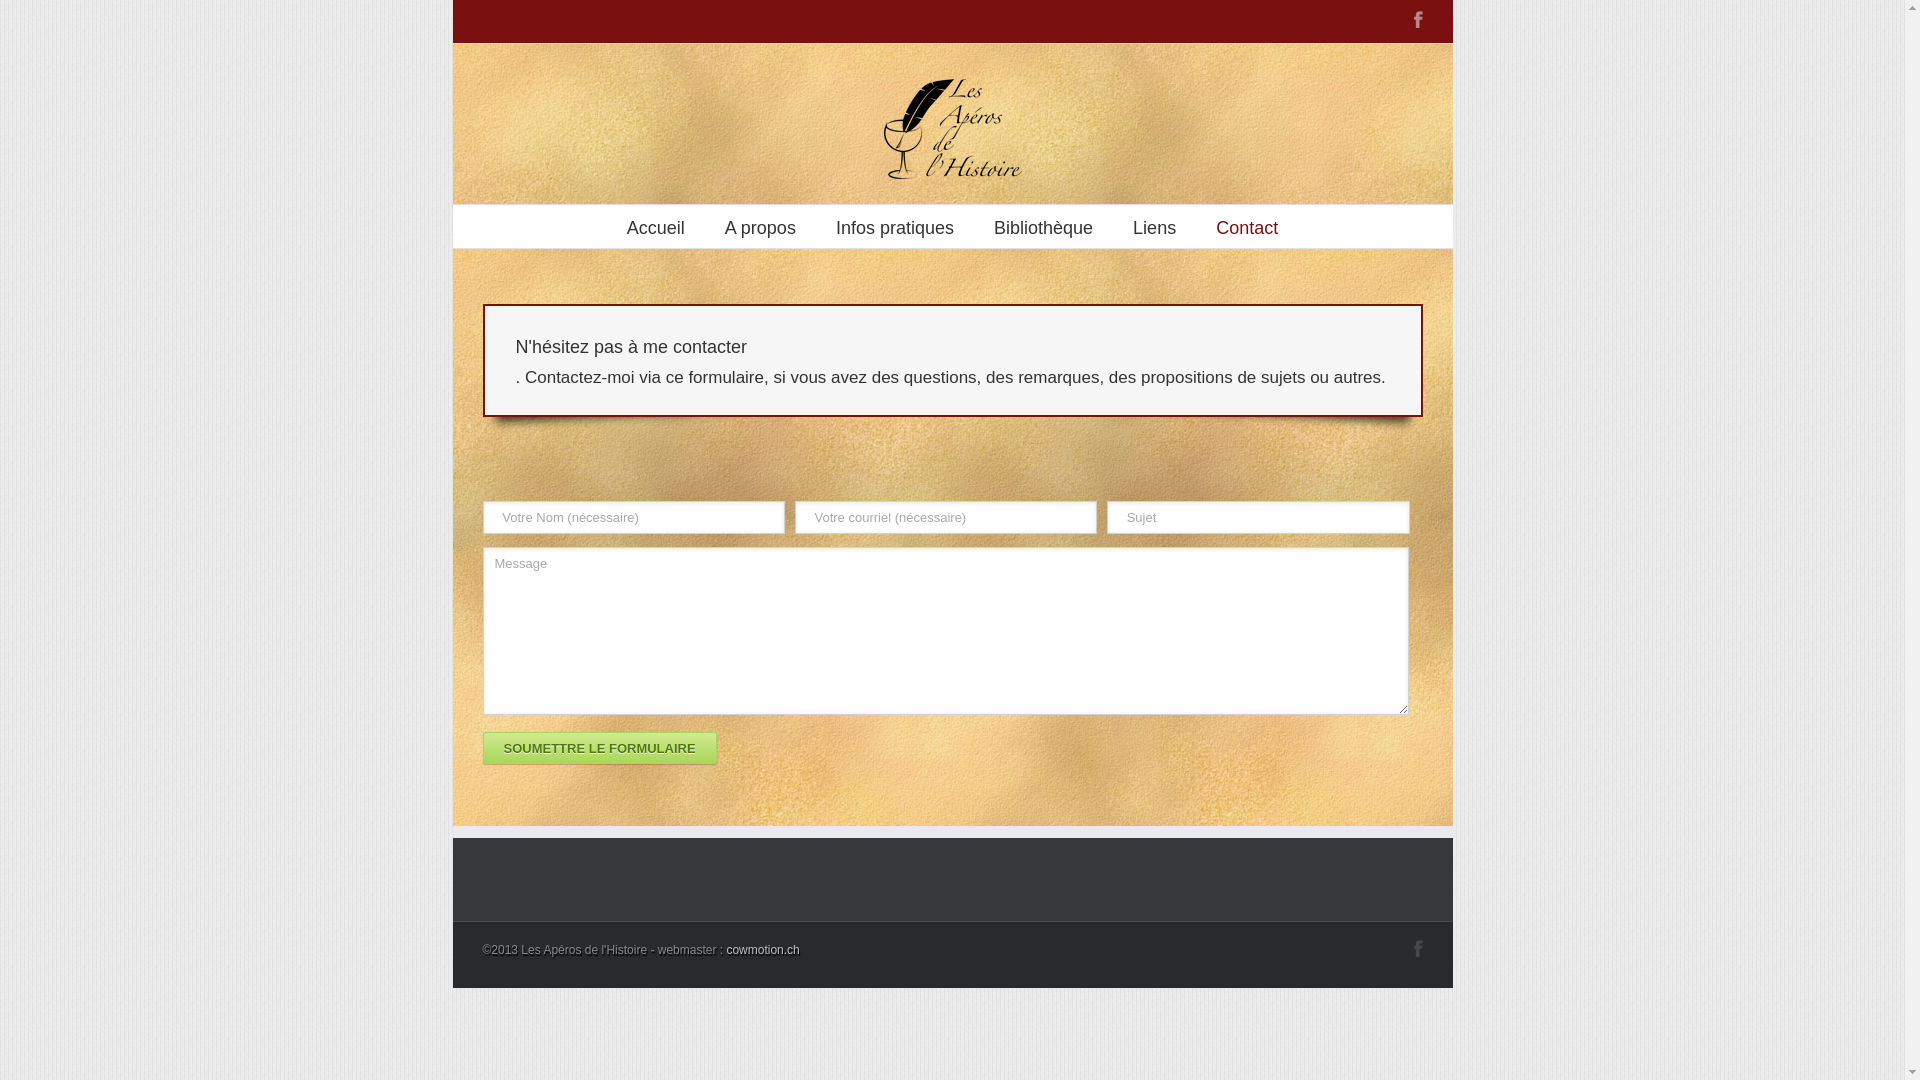  Describe the element at coordinates (656, 225) in the screenshot. I see `'Accueil'` at that location.